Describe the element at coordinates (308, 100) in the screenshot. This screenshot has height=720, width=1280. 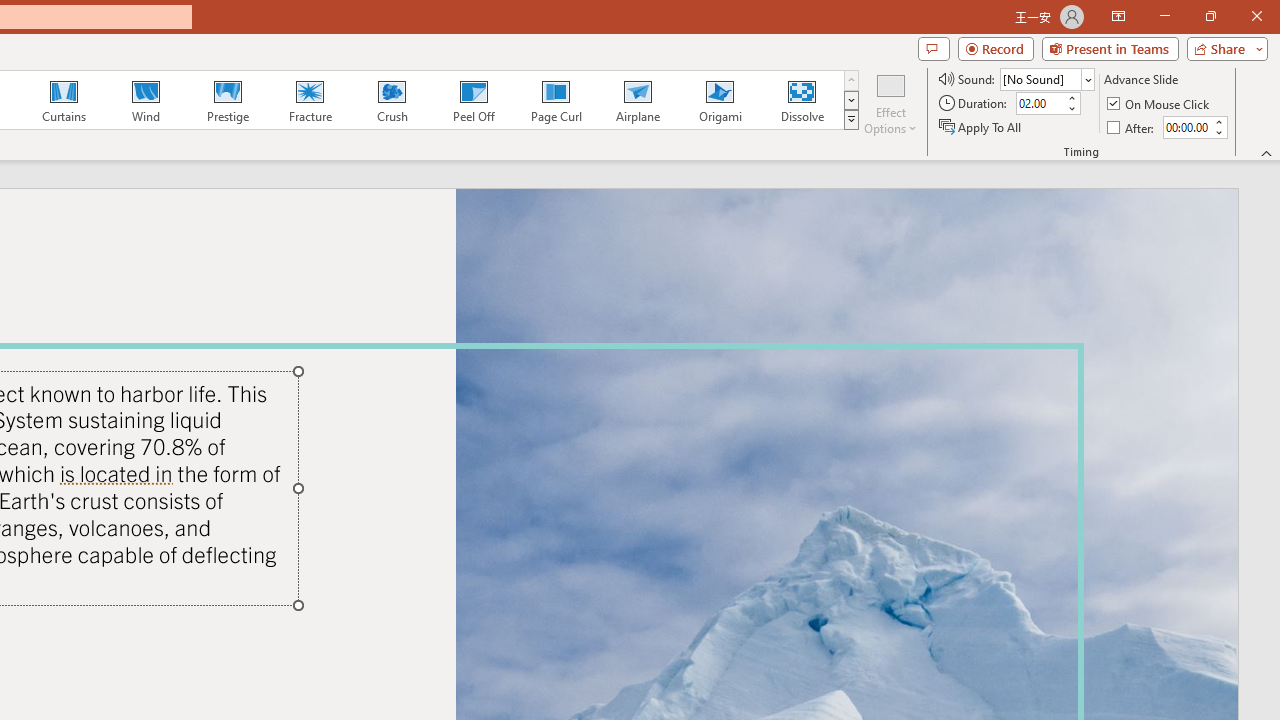
I see `'Fracture'` at that location.